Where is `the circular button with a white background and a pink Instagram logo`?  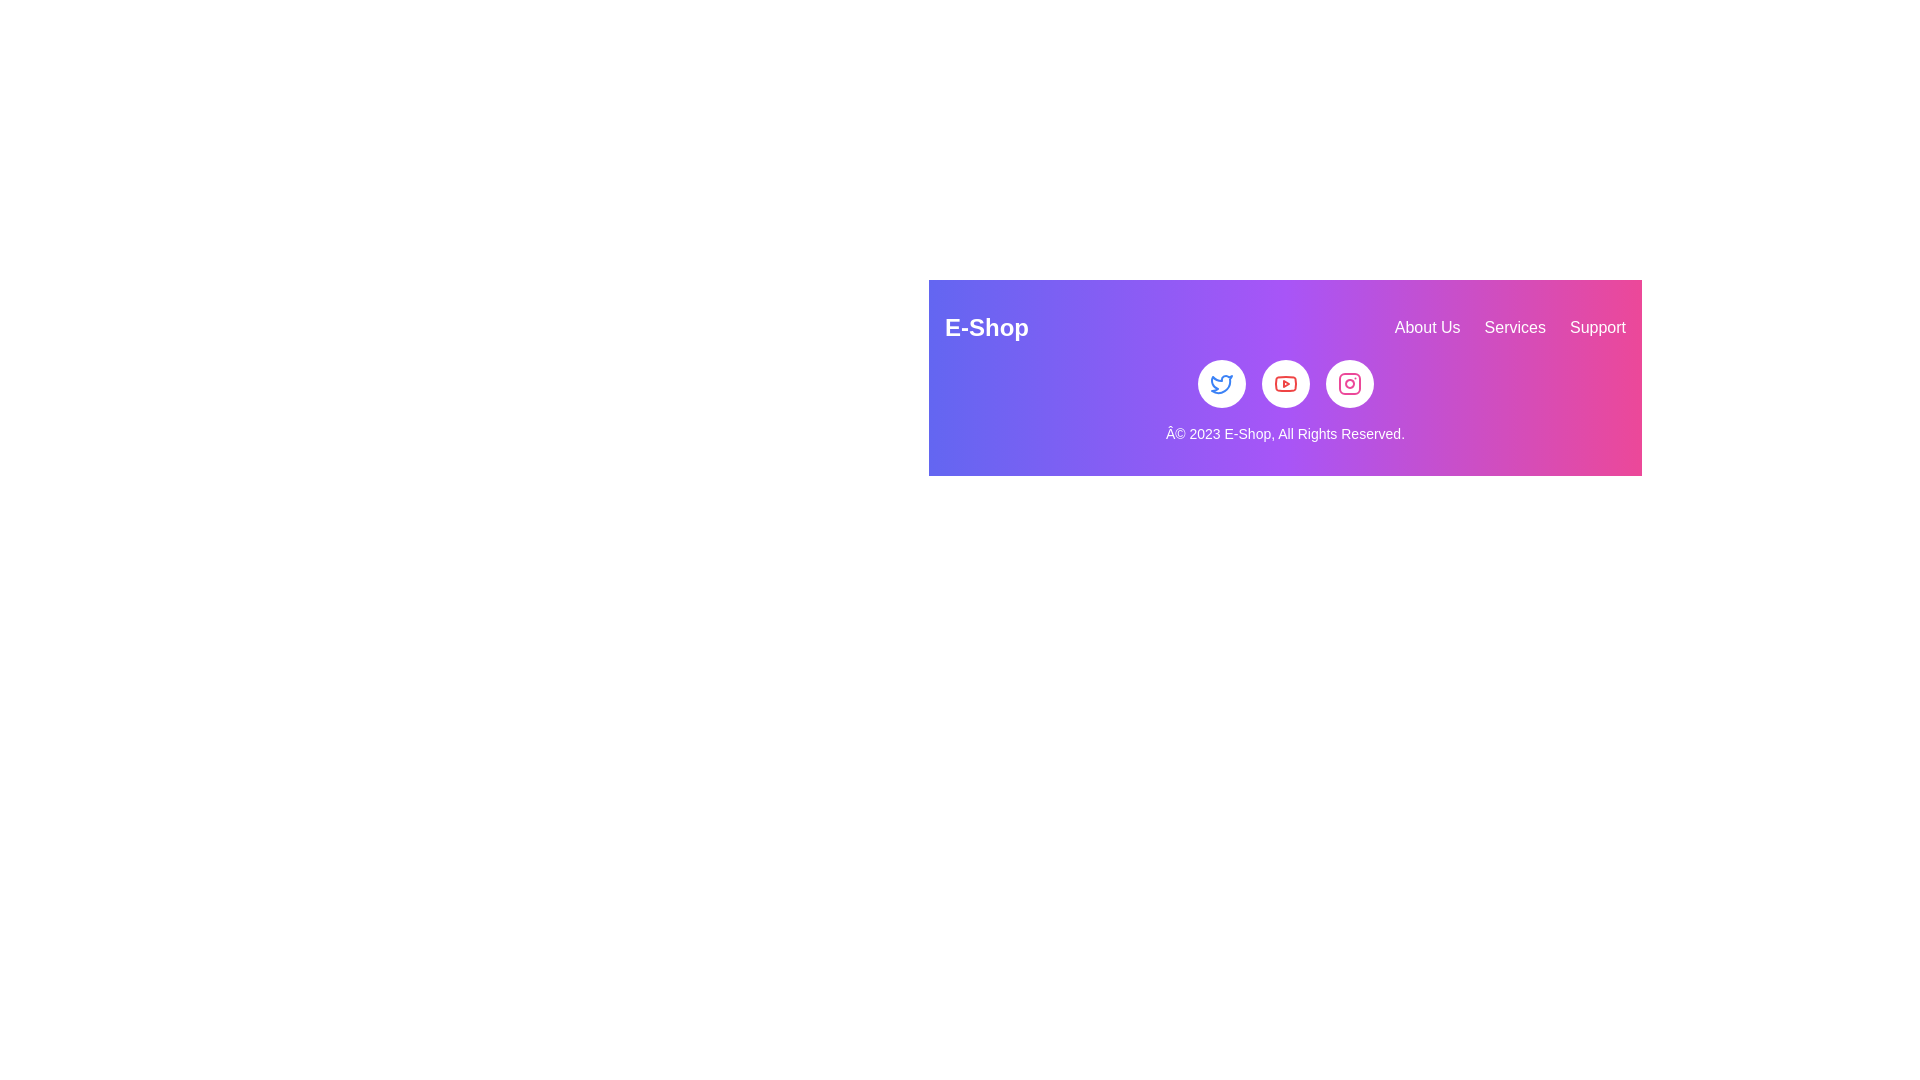
the circular button with a white background and a pink Instagram logo is located at coordinates (1349, 384).